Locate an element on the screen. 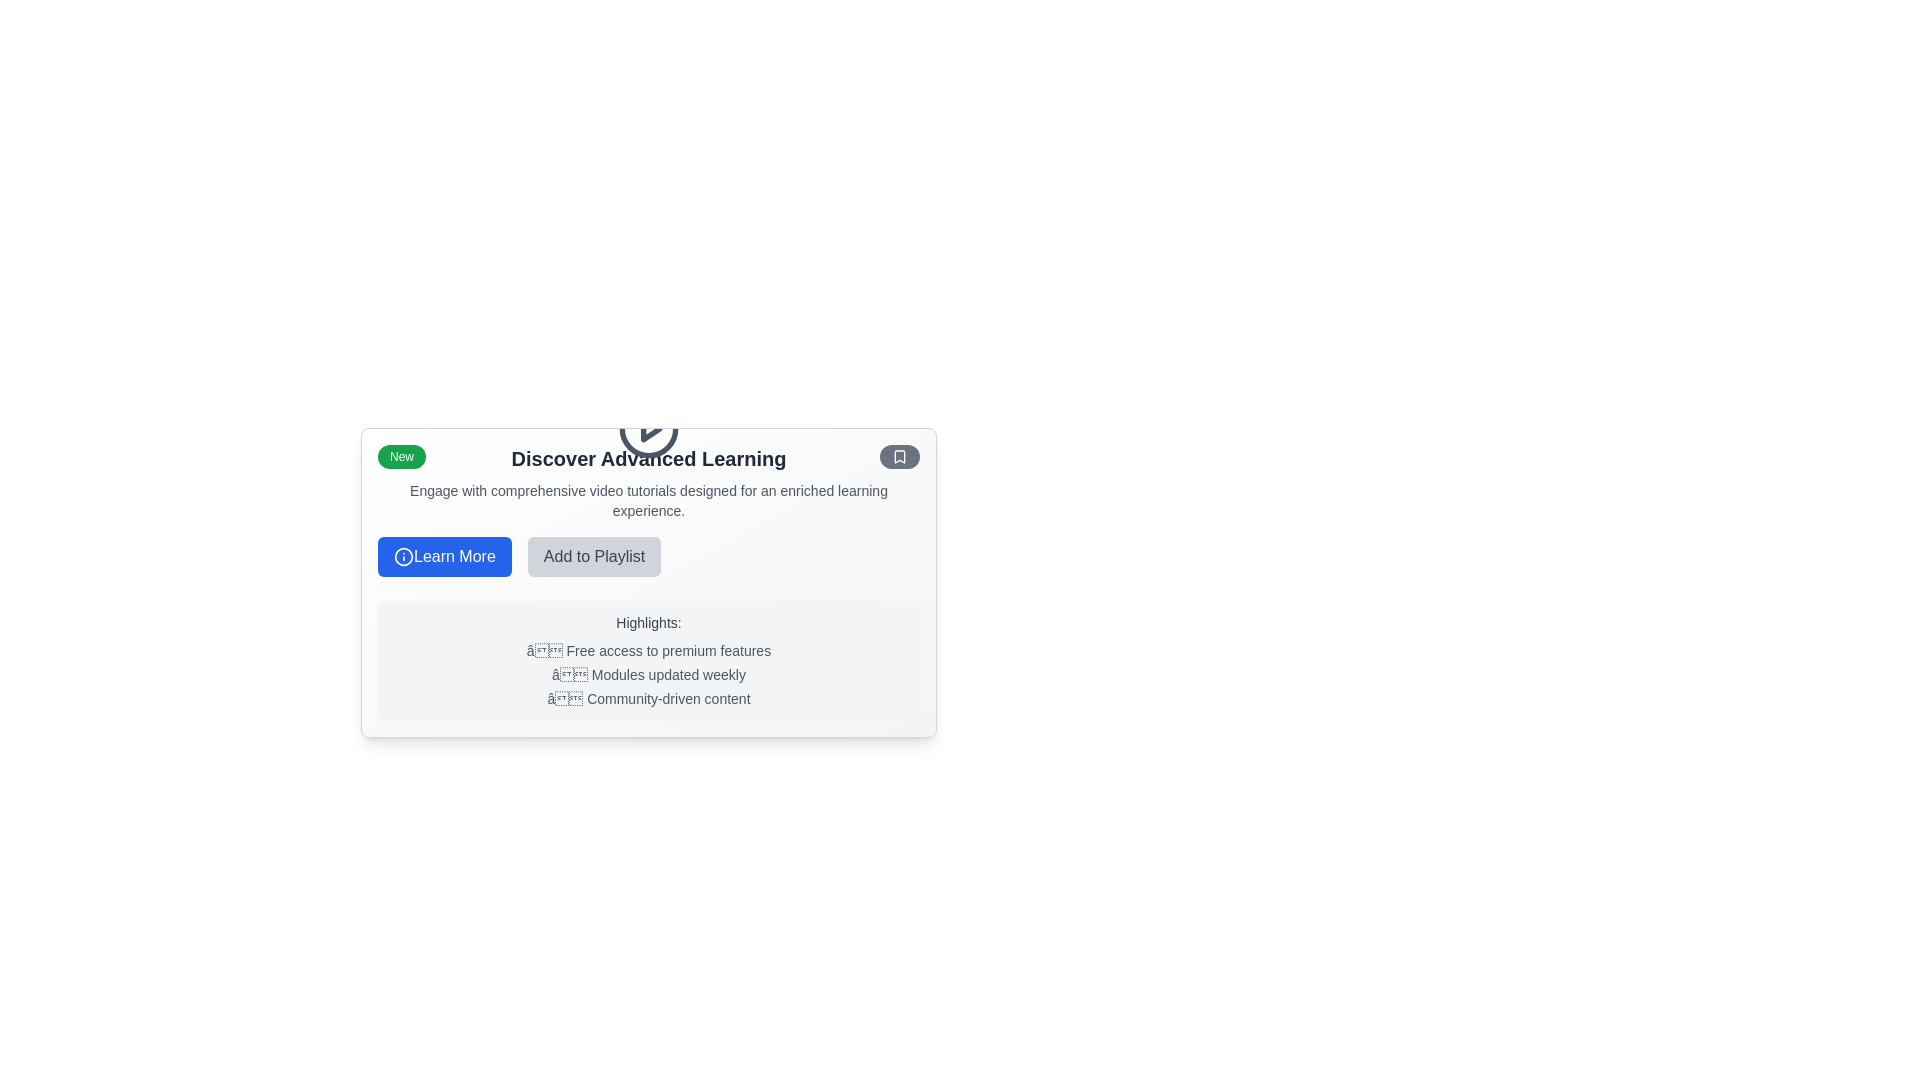  the second text item in the vertical list under the 'Highlights:' section that conveys informational details about updated modules is located at coordinates (648, 675).